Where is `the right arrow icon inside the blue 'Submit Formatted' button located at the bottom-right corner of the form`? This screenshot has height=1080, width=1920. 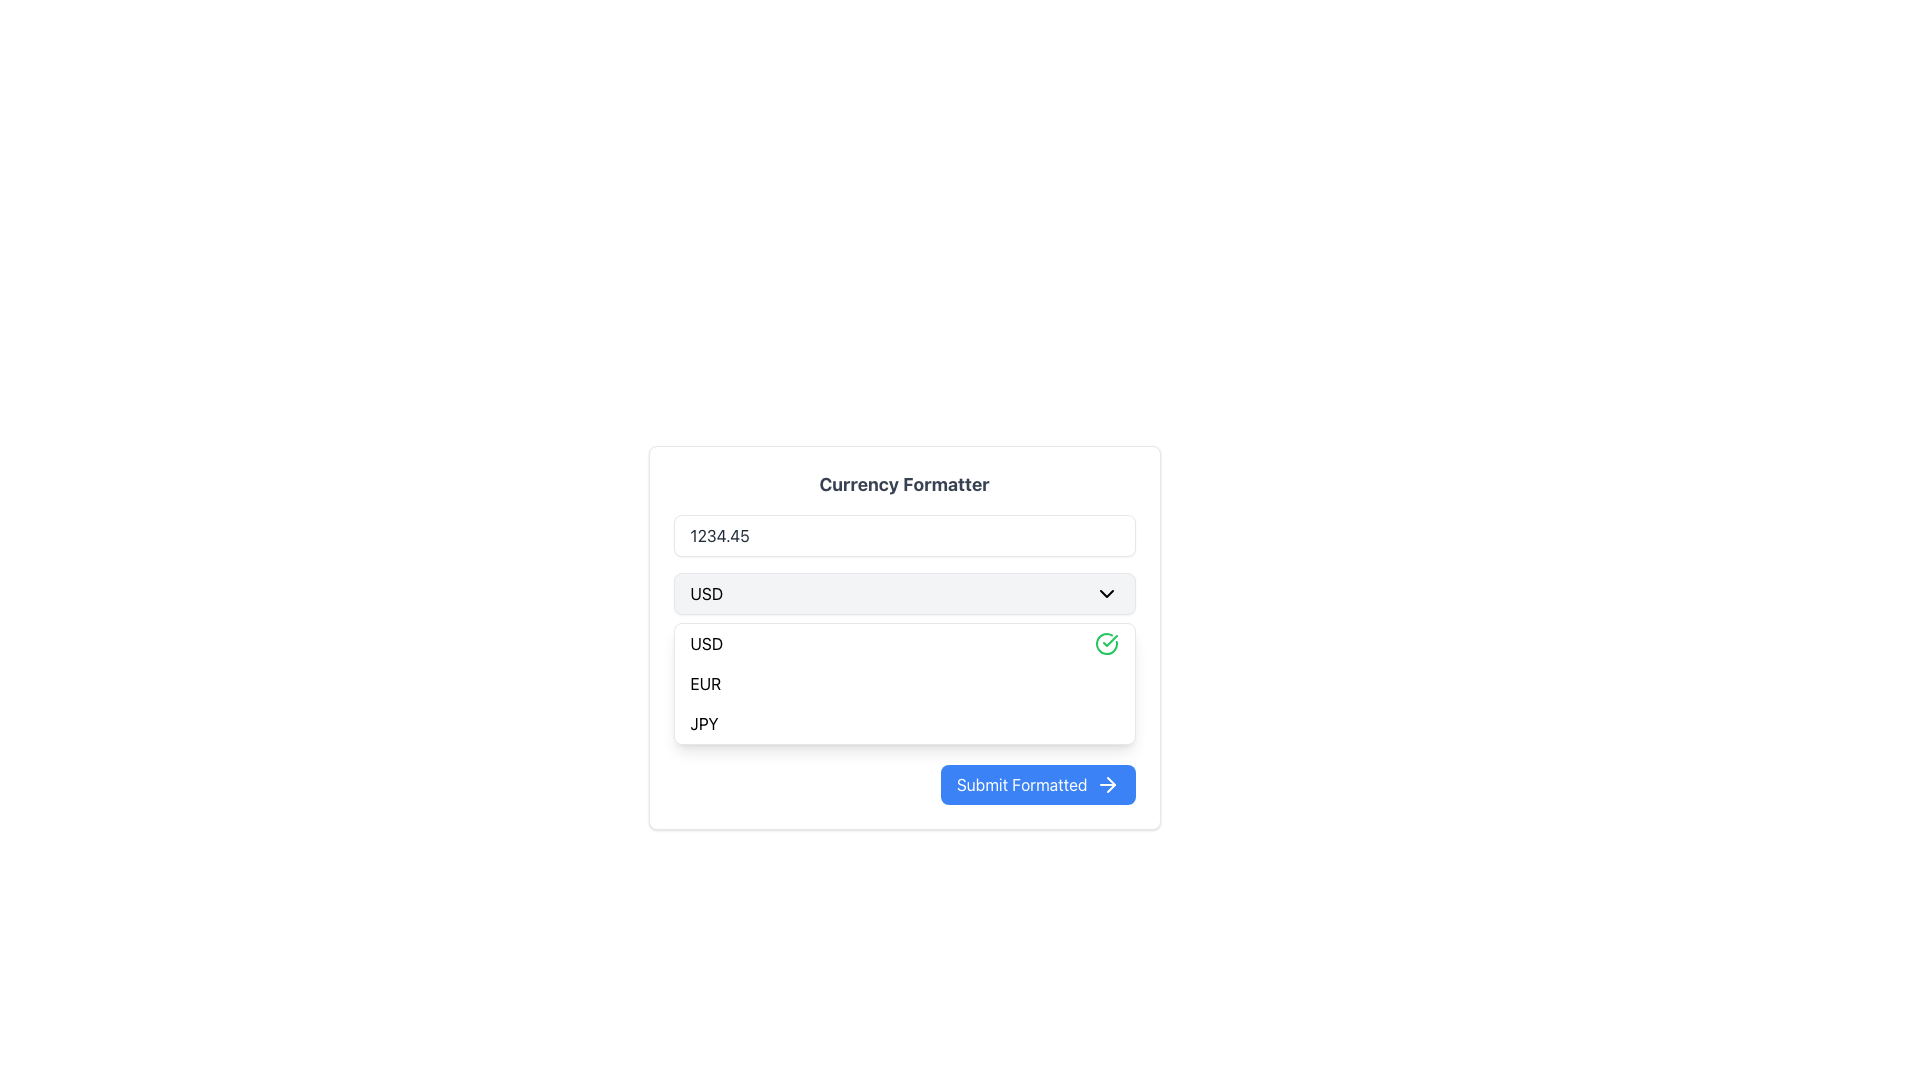 the right arrow icon inside the blue 'Submit Formatted' button located at the bottom-right corner of the form is located at coordinates (1106, 784).